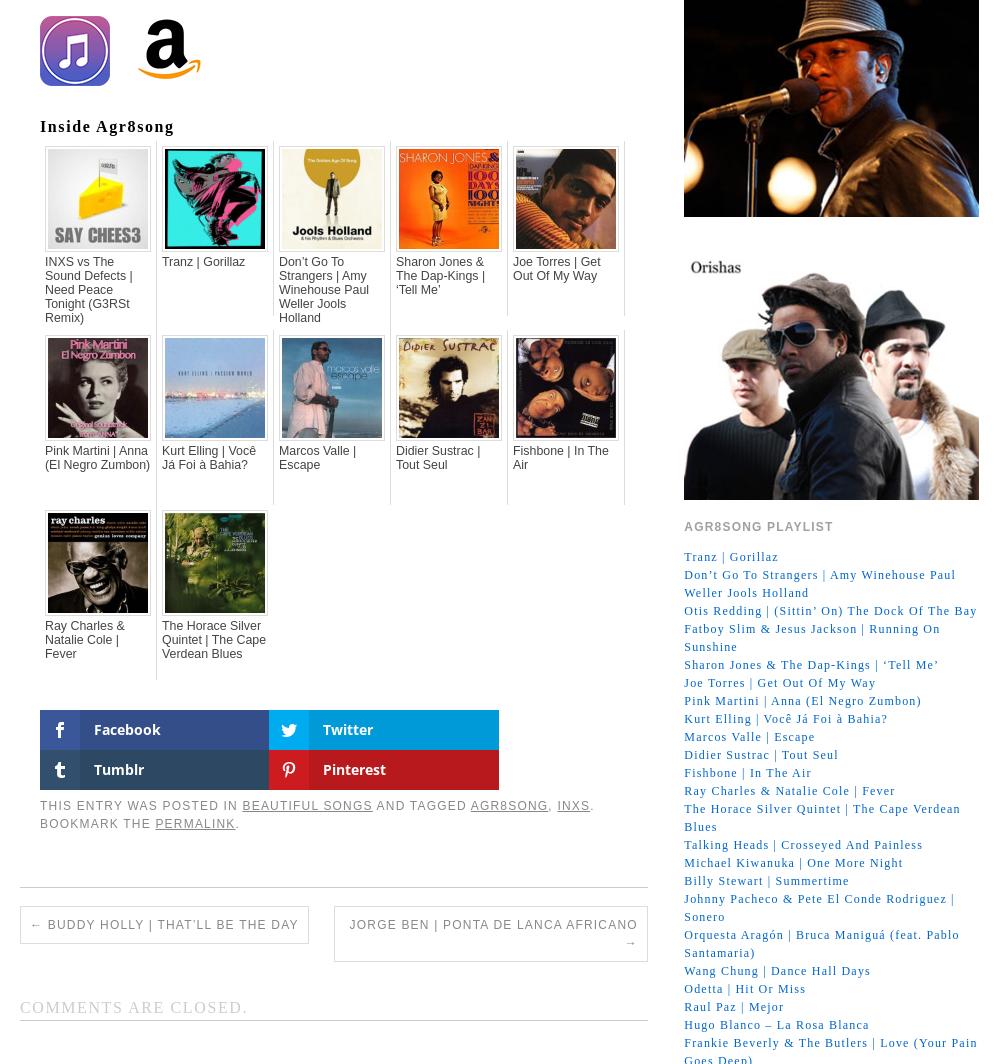 The height and width of the screenshot is (1064, 1000). I want to click on 'Johnny Pacheco & Pete El Conde Rodriguez | Sonero', so click(818, 906).